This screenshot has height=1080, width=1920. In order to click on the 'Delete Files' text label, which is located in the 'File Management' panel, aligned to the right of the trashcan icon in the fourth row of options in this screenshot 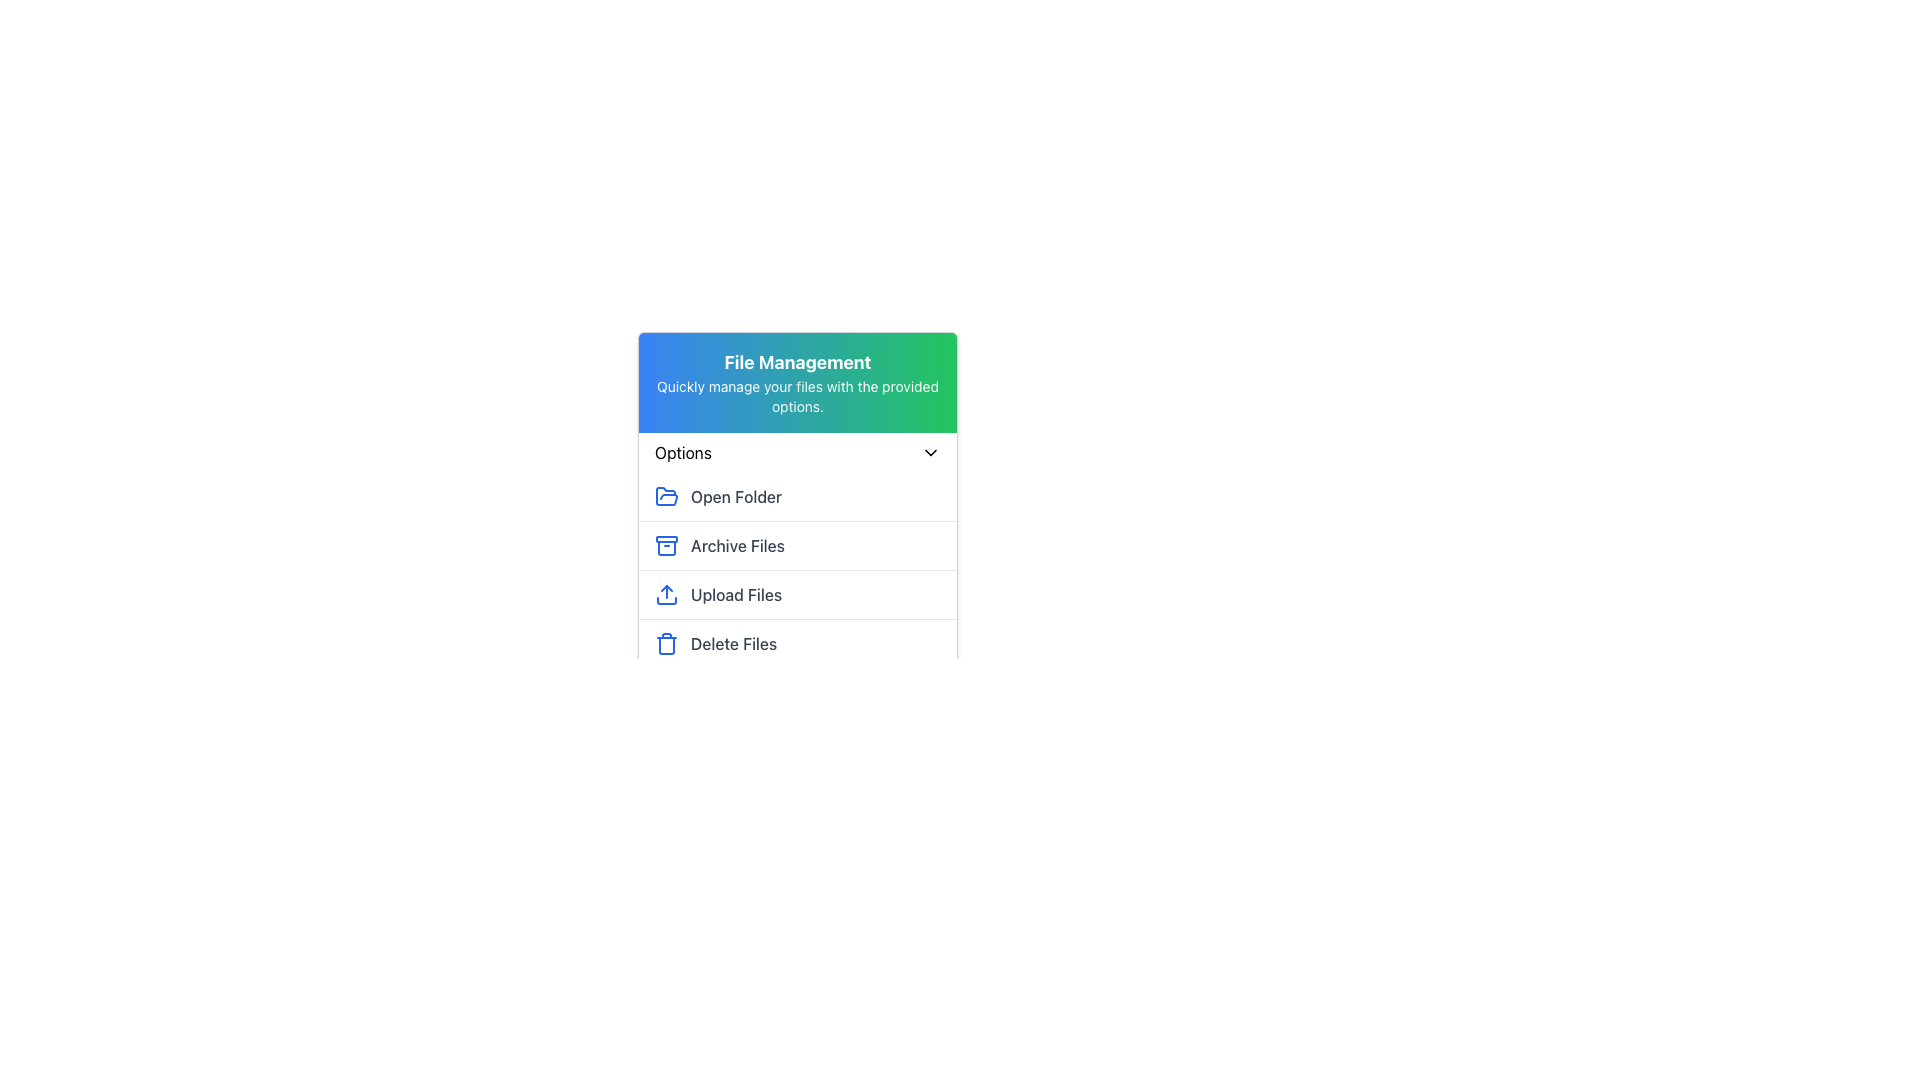, I will do `click(733, 644)`.